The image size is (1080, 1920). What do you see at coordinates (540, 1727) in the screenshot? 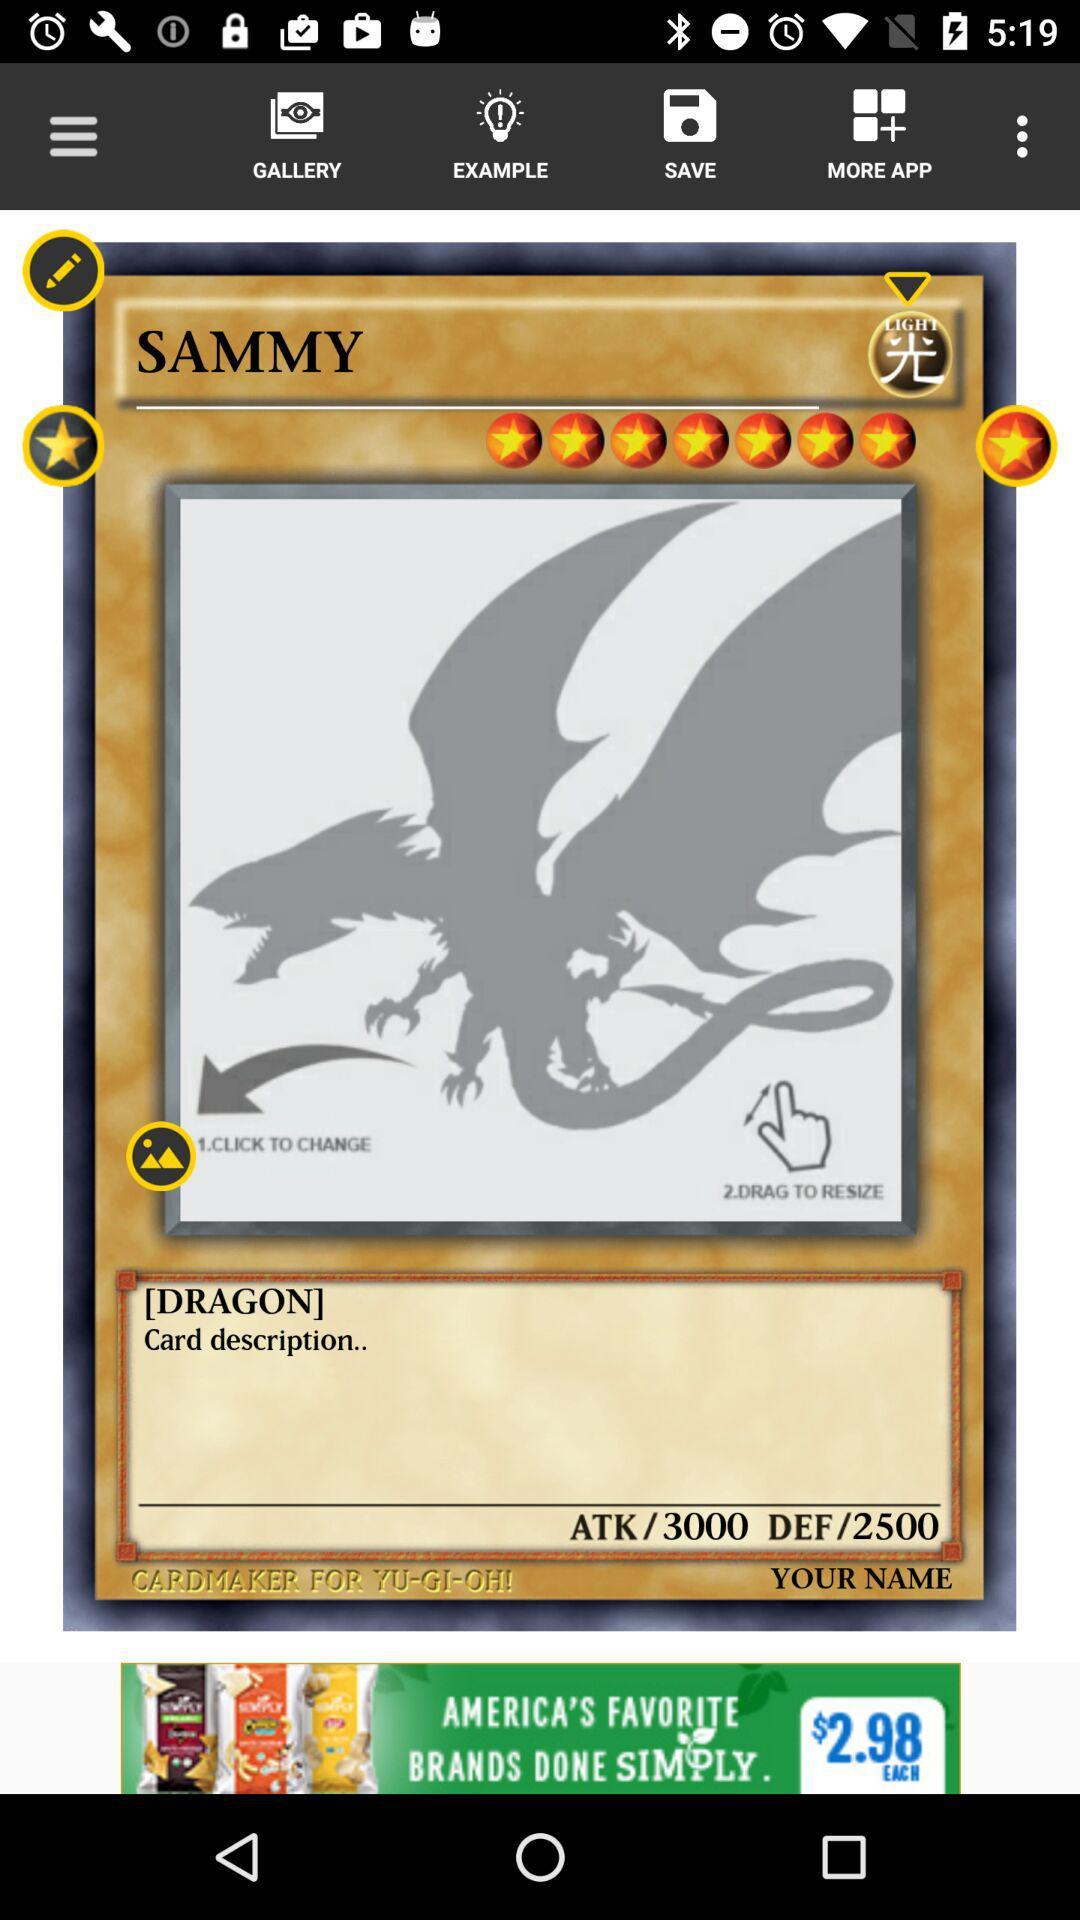
I see `advertisement` at bounding box center [540, 1727].